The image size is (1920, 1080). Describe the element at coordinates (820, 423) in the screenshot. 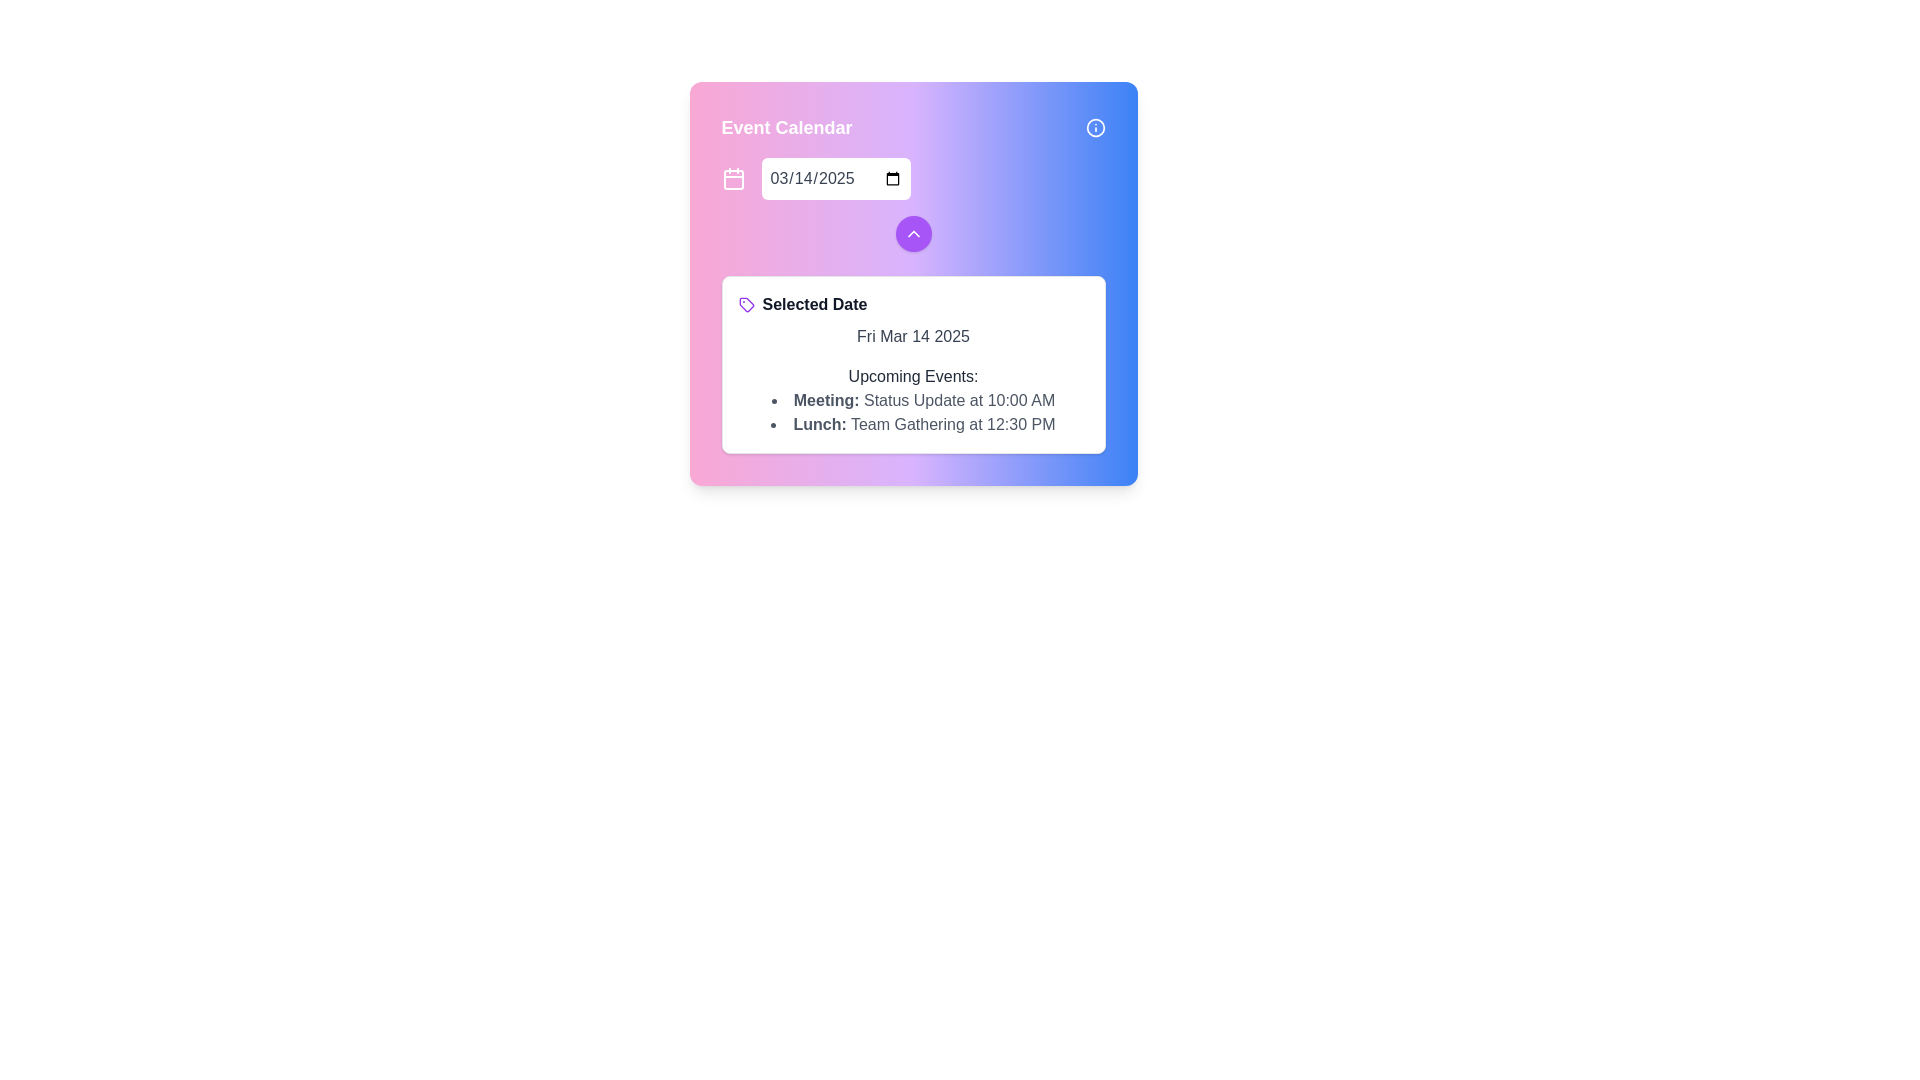

I see `the 'Lunch' text label which indicates the type of an event in the 'Upcoming Events' section of the 'Event Calendar' panel` at that location.